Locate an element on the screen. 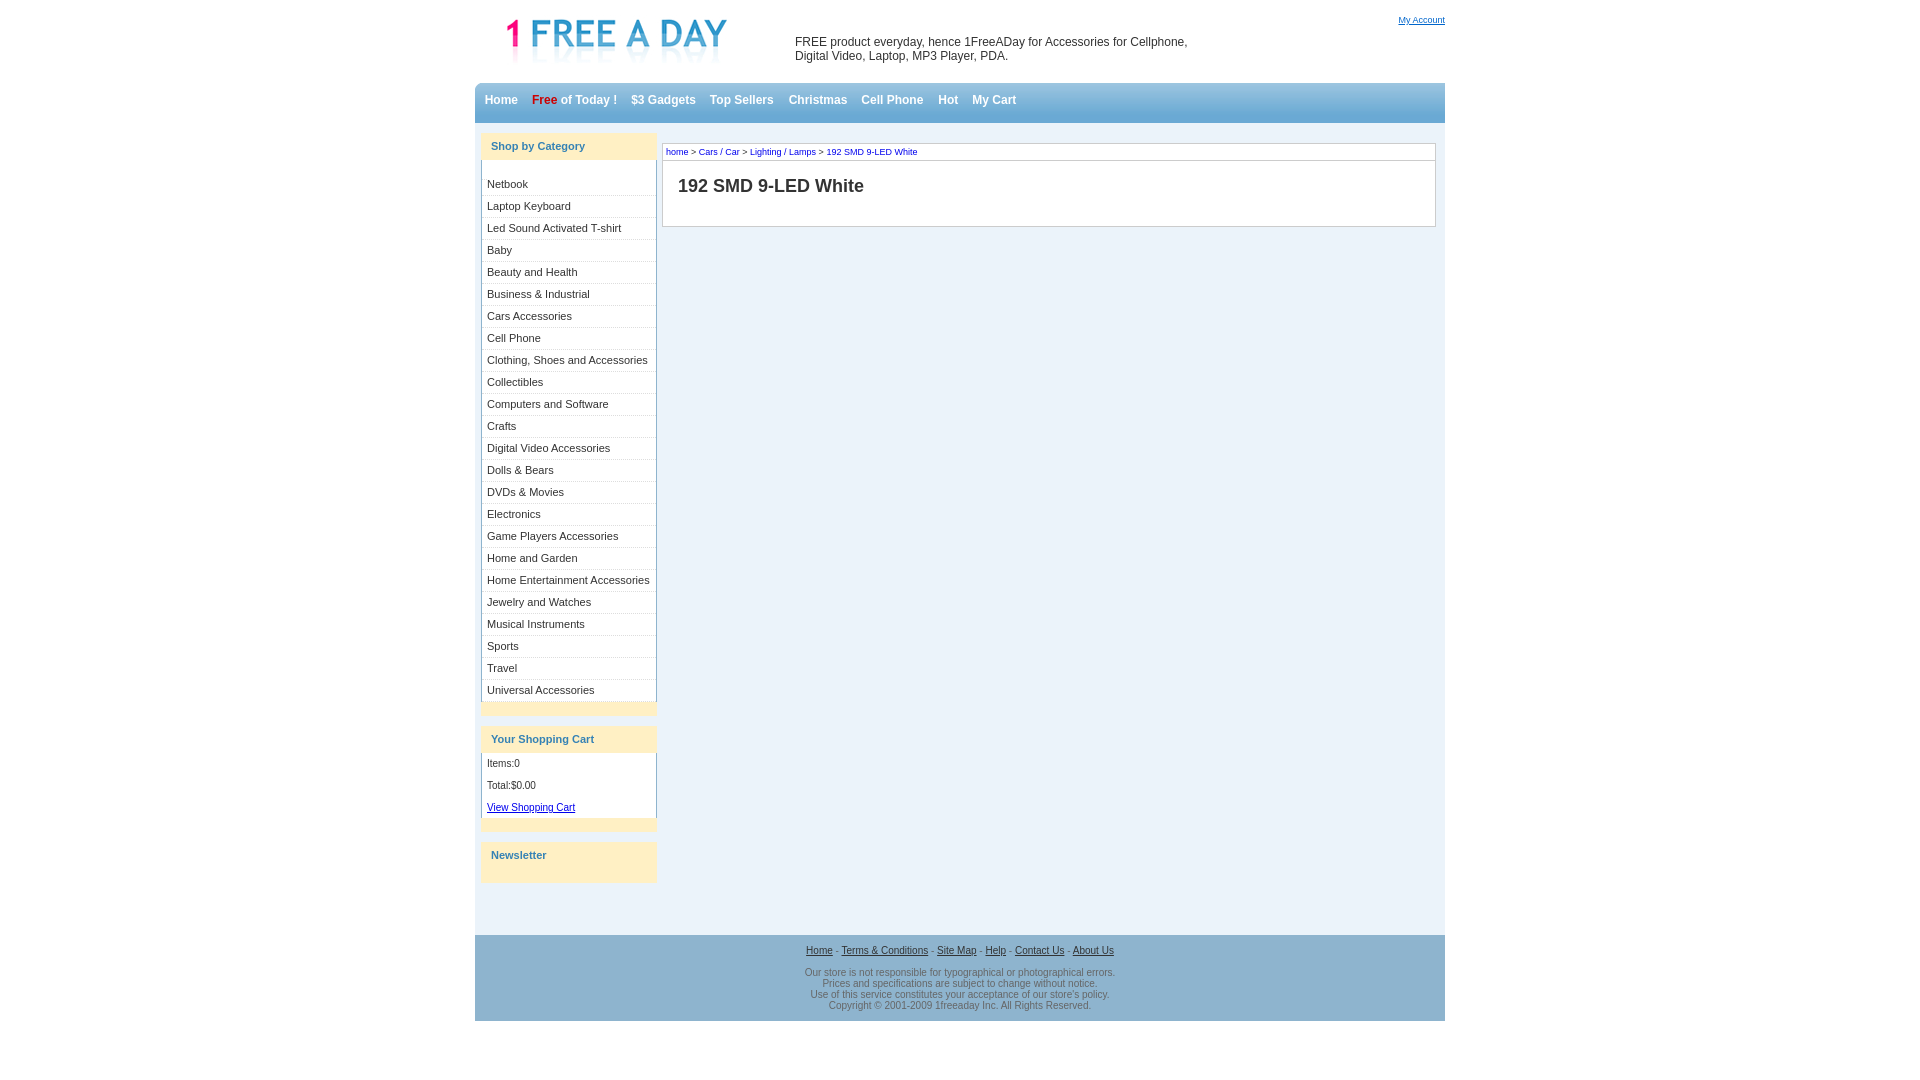  'Home and Garden' is located at coordinates (570, 558).